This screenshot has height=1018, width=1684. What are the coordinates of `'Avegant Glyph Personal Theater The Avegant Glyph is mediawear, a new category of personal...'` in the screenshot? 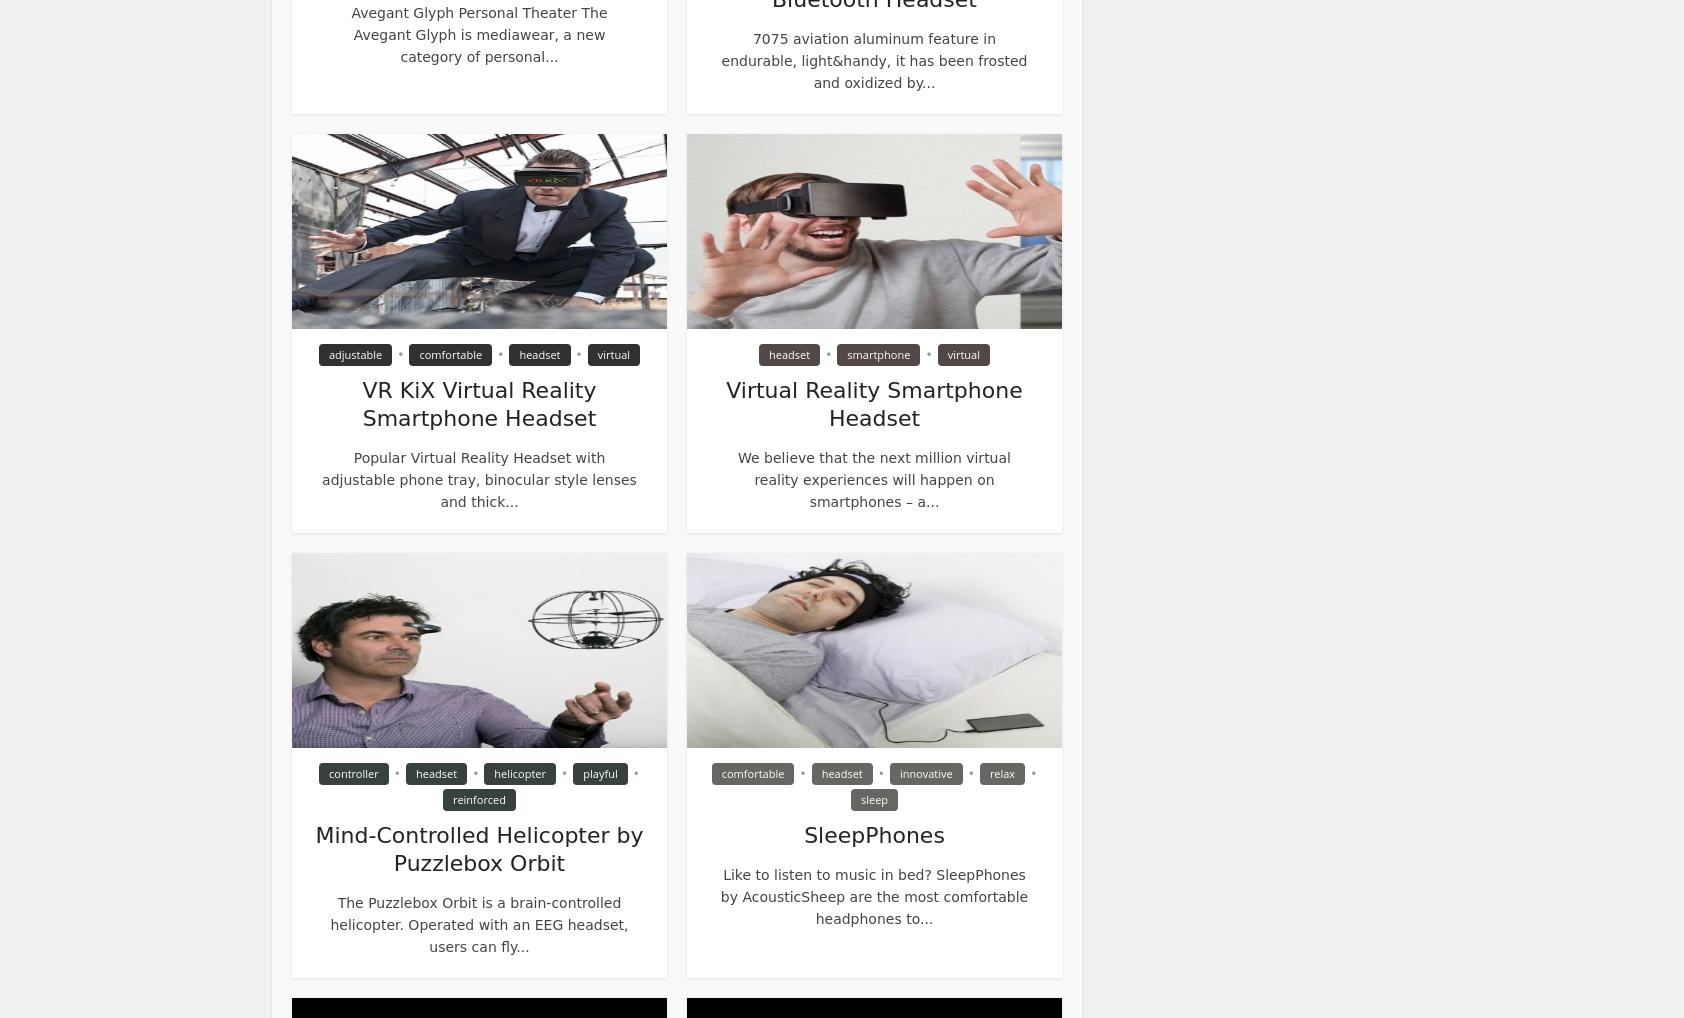 It's located at (477, 34).